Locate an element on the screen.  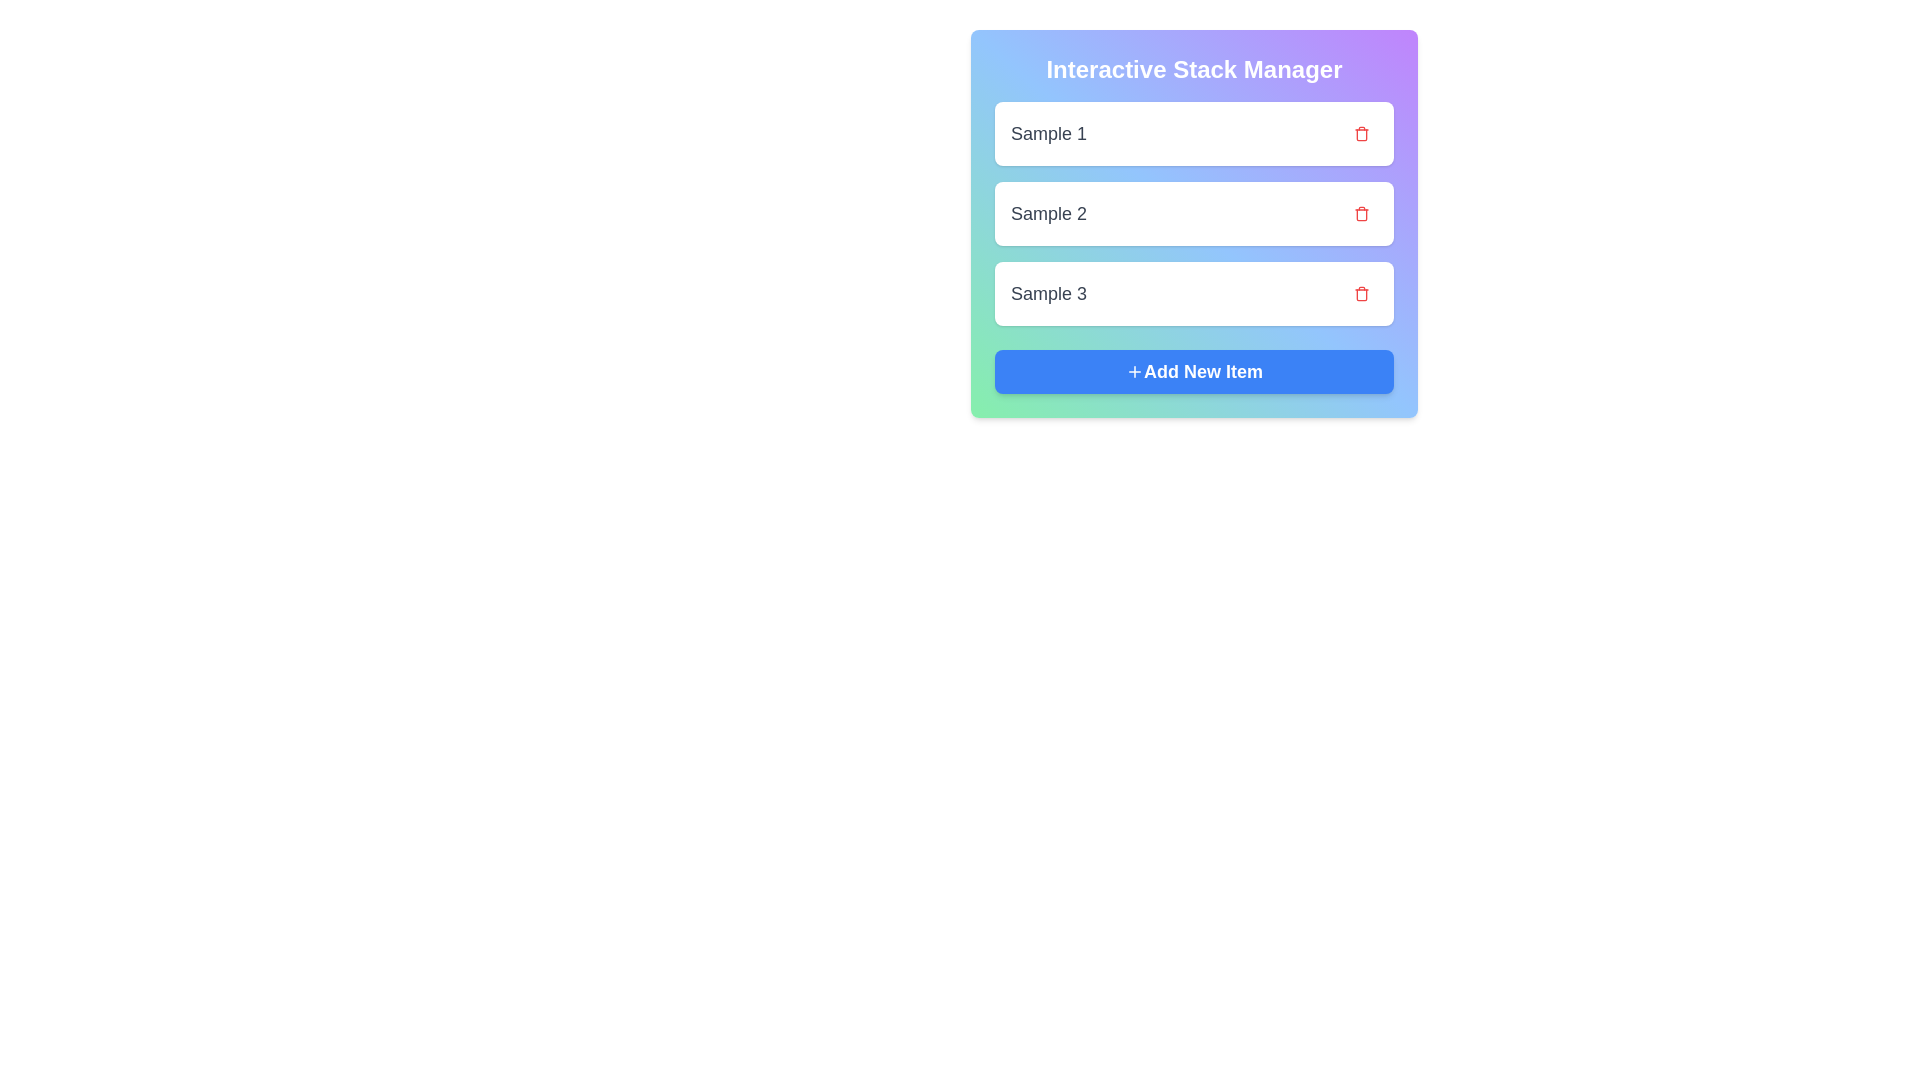
the text label displaying 'Sample 3', which is styled in a medium-sized, bold gray font and positioned within the third item of the 'Interactive Stack Manager' is located at coordinates (1048, 293).